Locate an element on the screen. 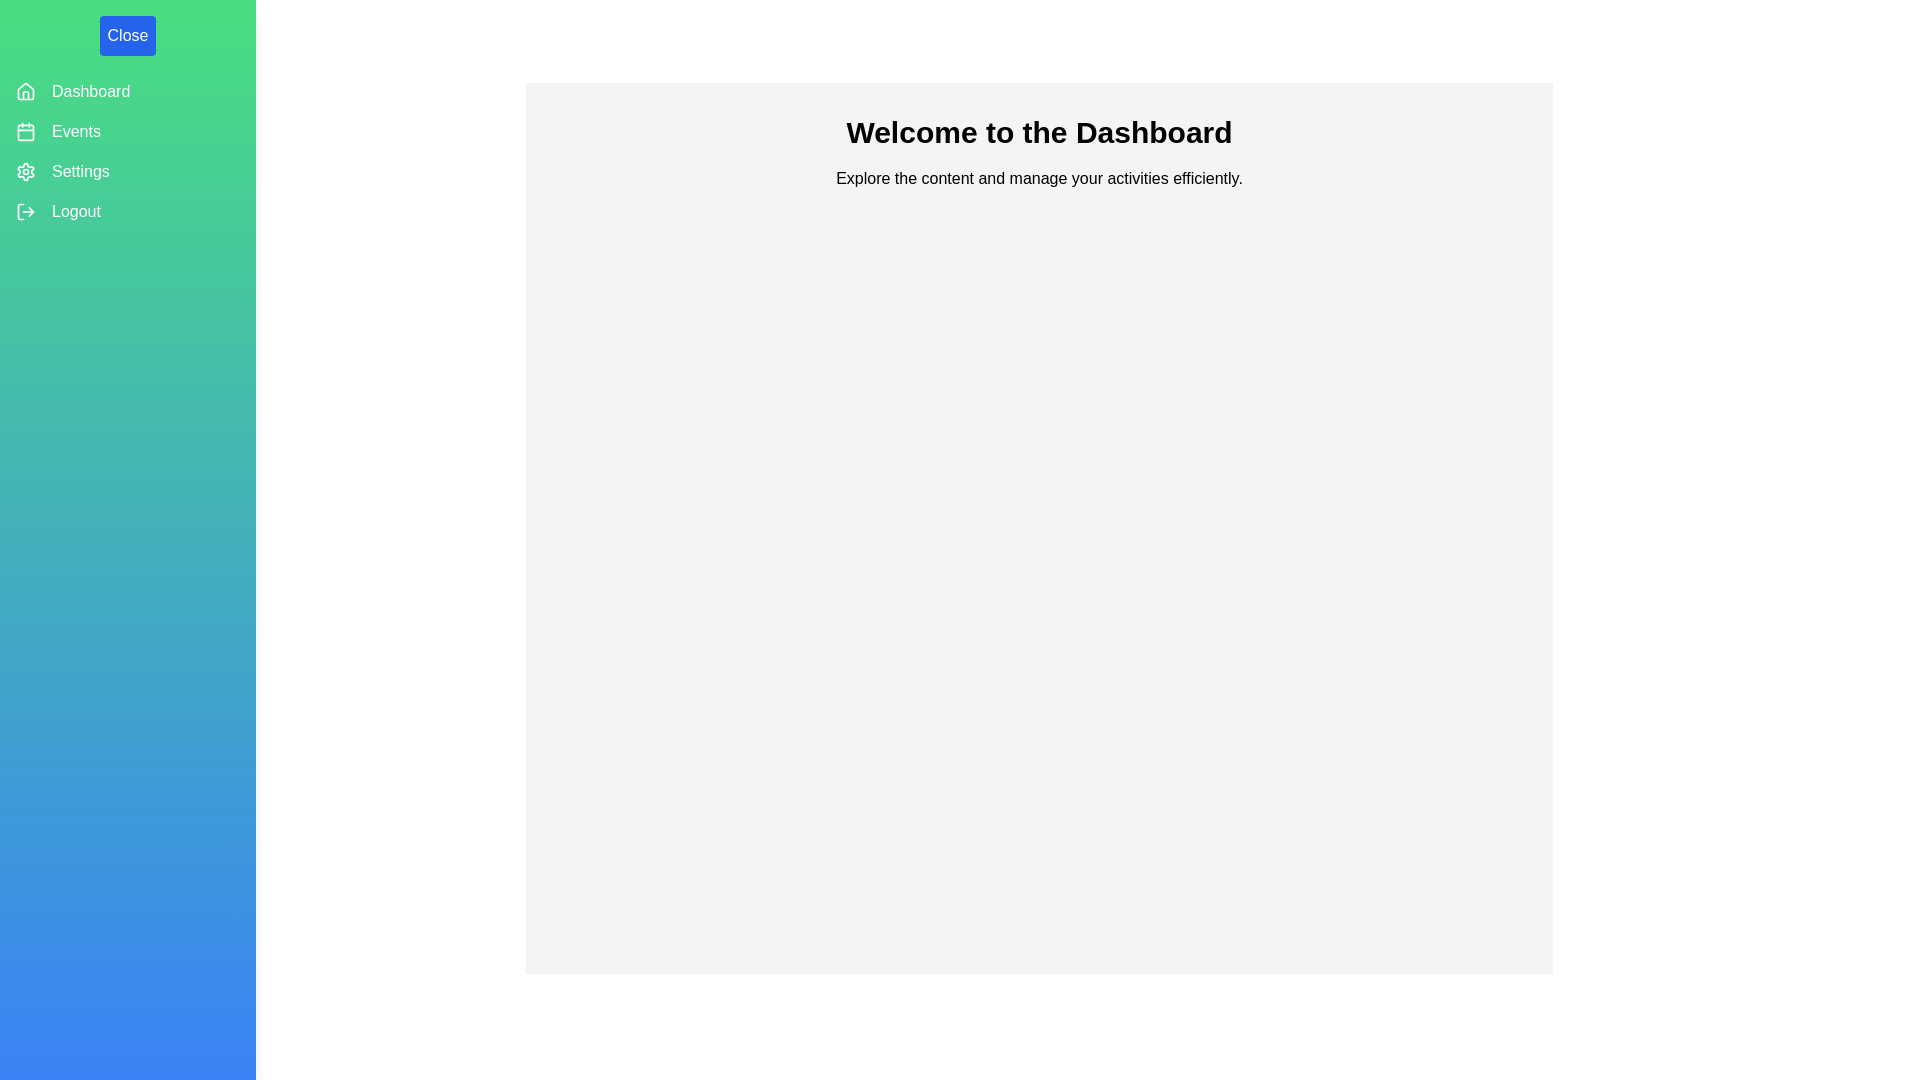  the 'Close' button to toggle the drawer state is located at coordinates (127, 35).